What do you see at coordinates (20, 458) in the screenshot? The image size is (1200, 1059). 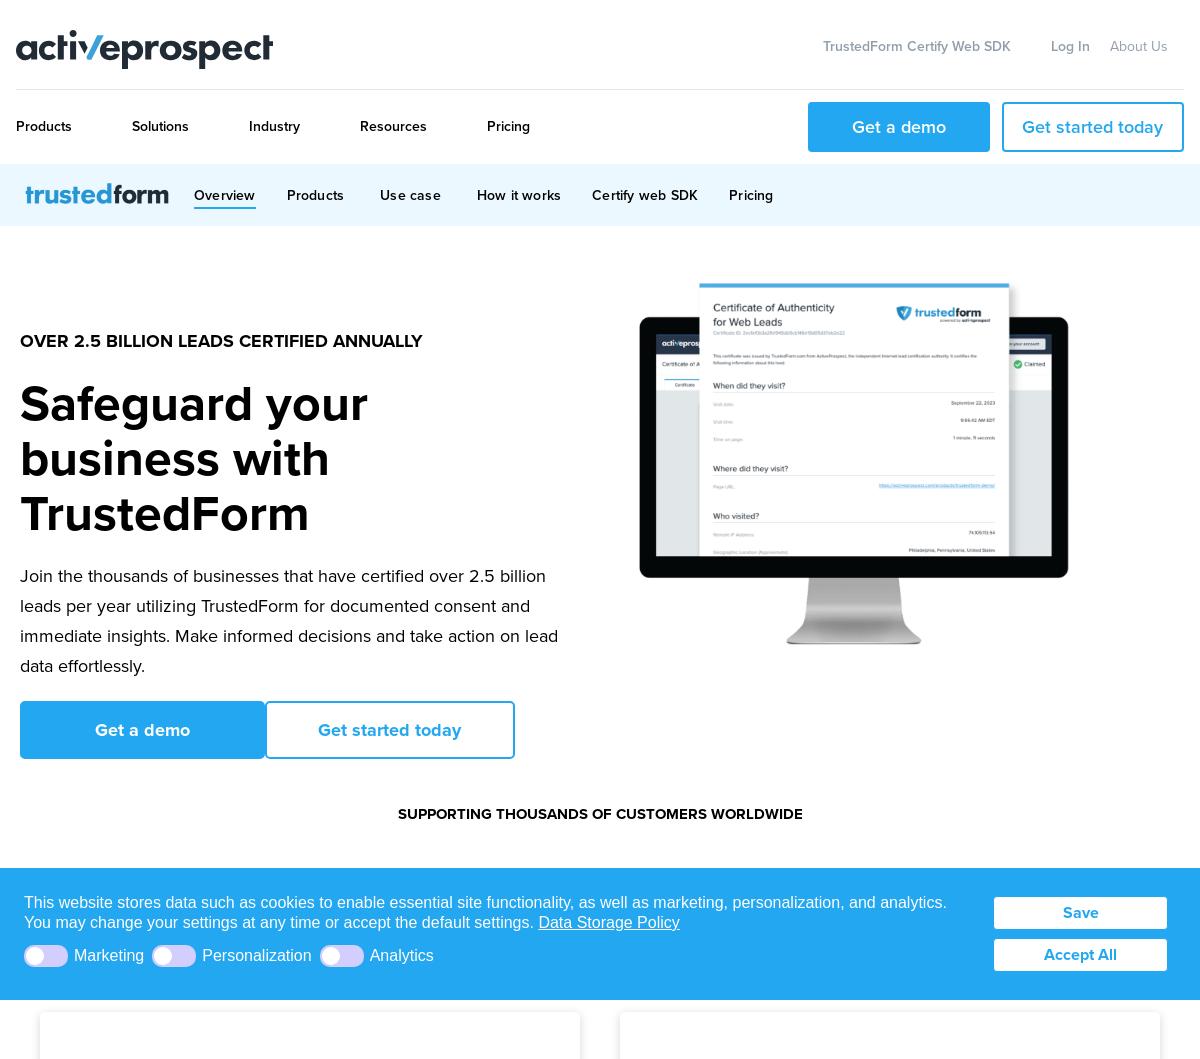 I see `'Safeguard your business with TrustedForm'` at bounding box center [20, 458].